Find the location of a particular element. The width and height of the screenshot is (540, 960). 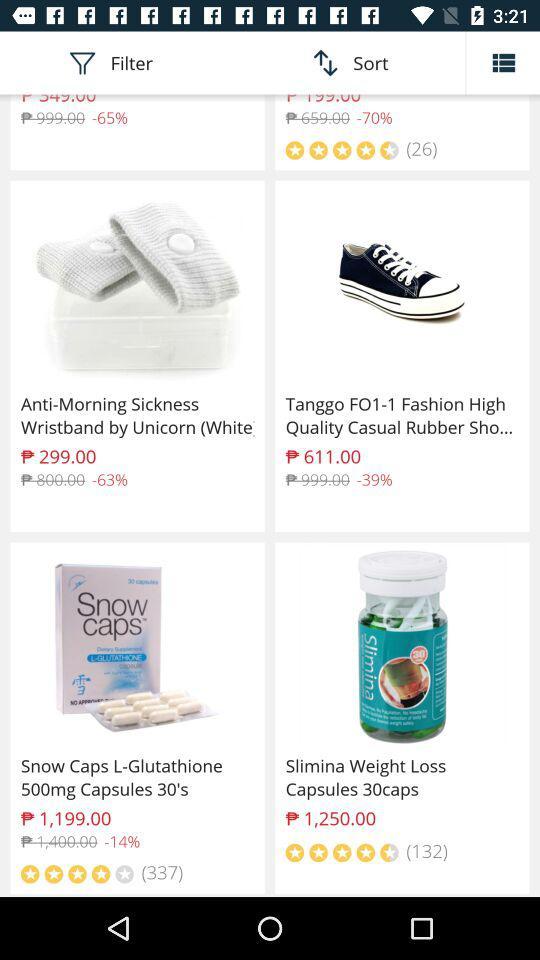

the list icon is located at coordinates (502, 62).